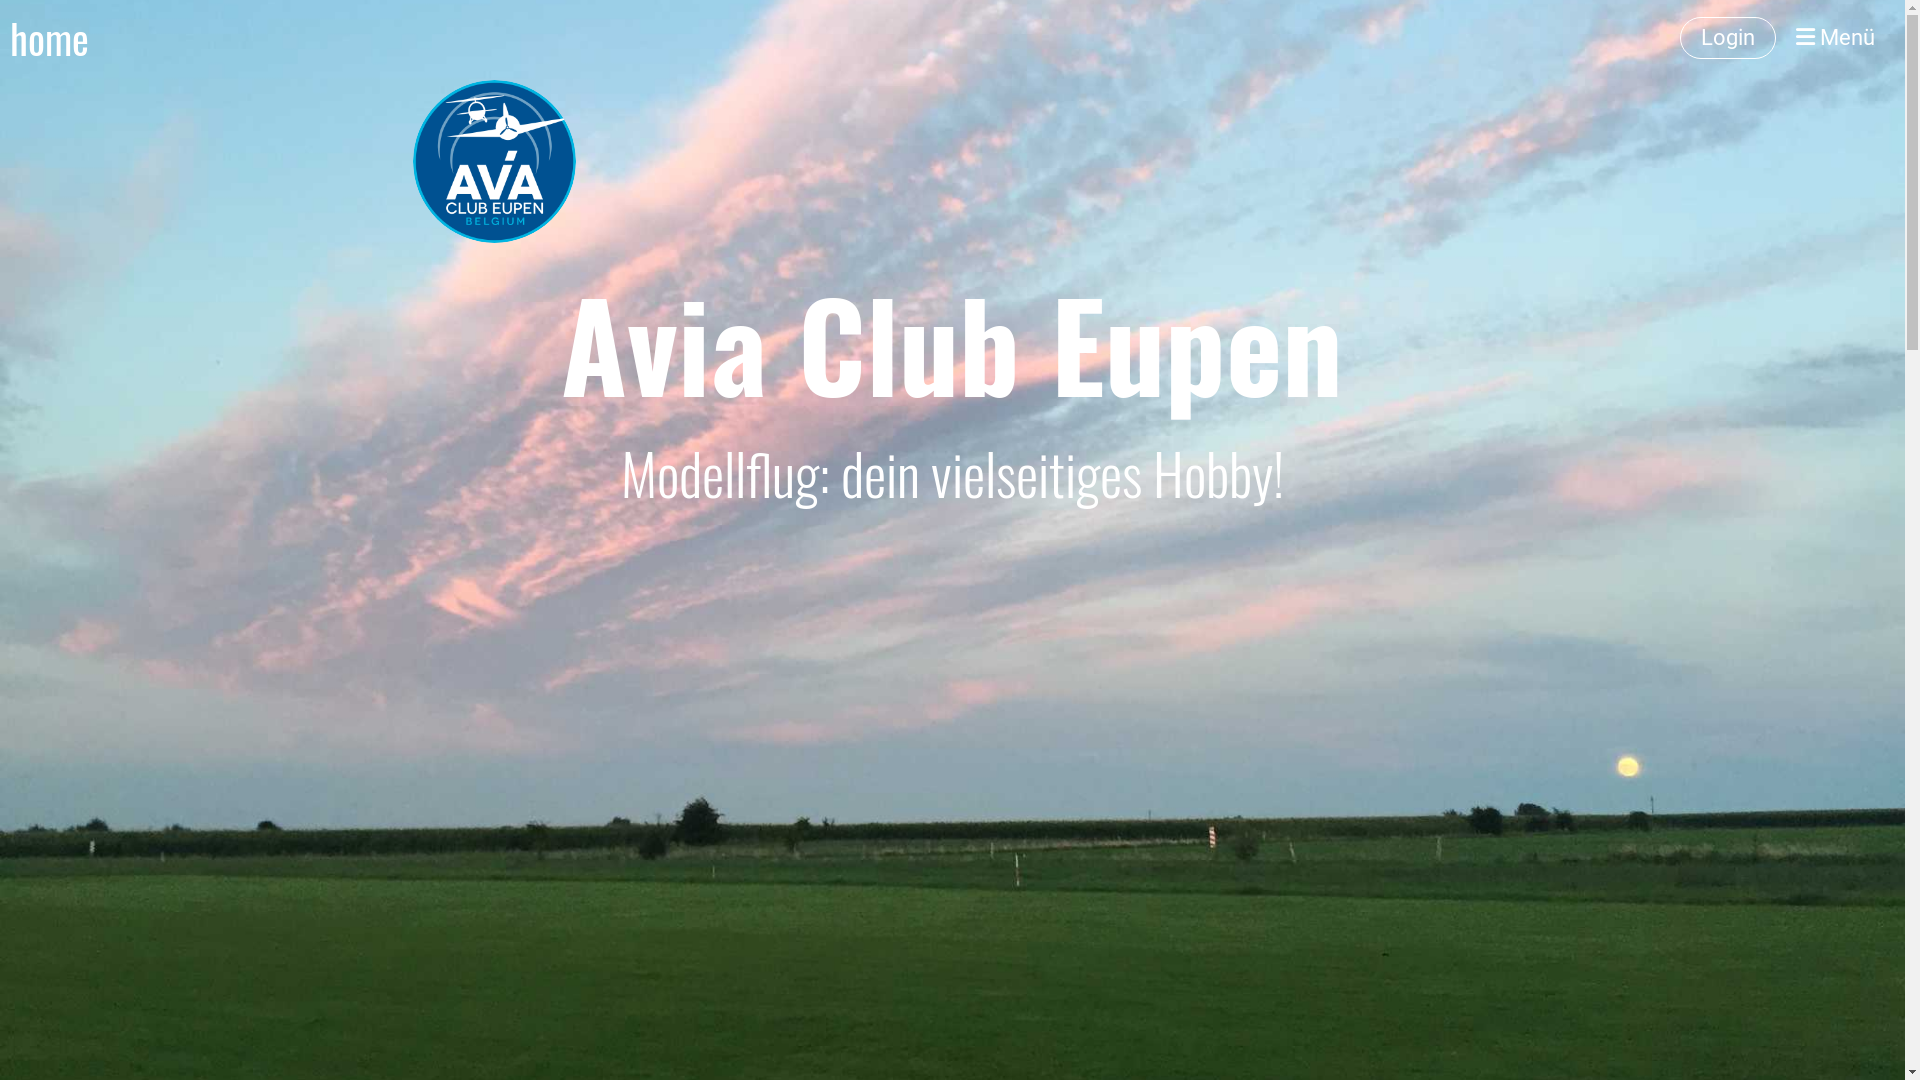 The image size is (1920, 1080). Describe the element at coordinates (1727, 38) in the screenshot. I see `'Login'` at that location.